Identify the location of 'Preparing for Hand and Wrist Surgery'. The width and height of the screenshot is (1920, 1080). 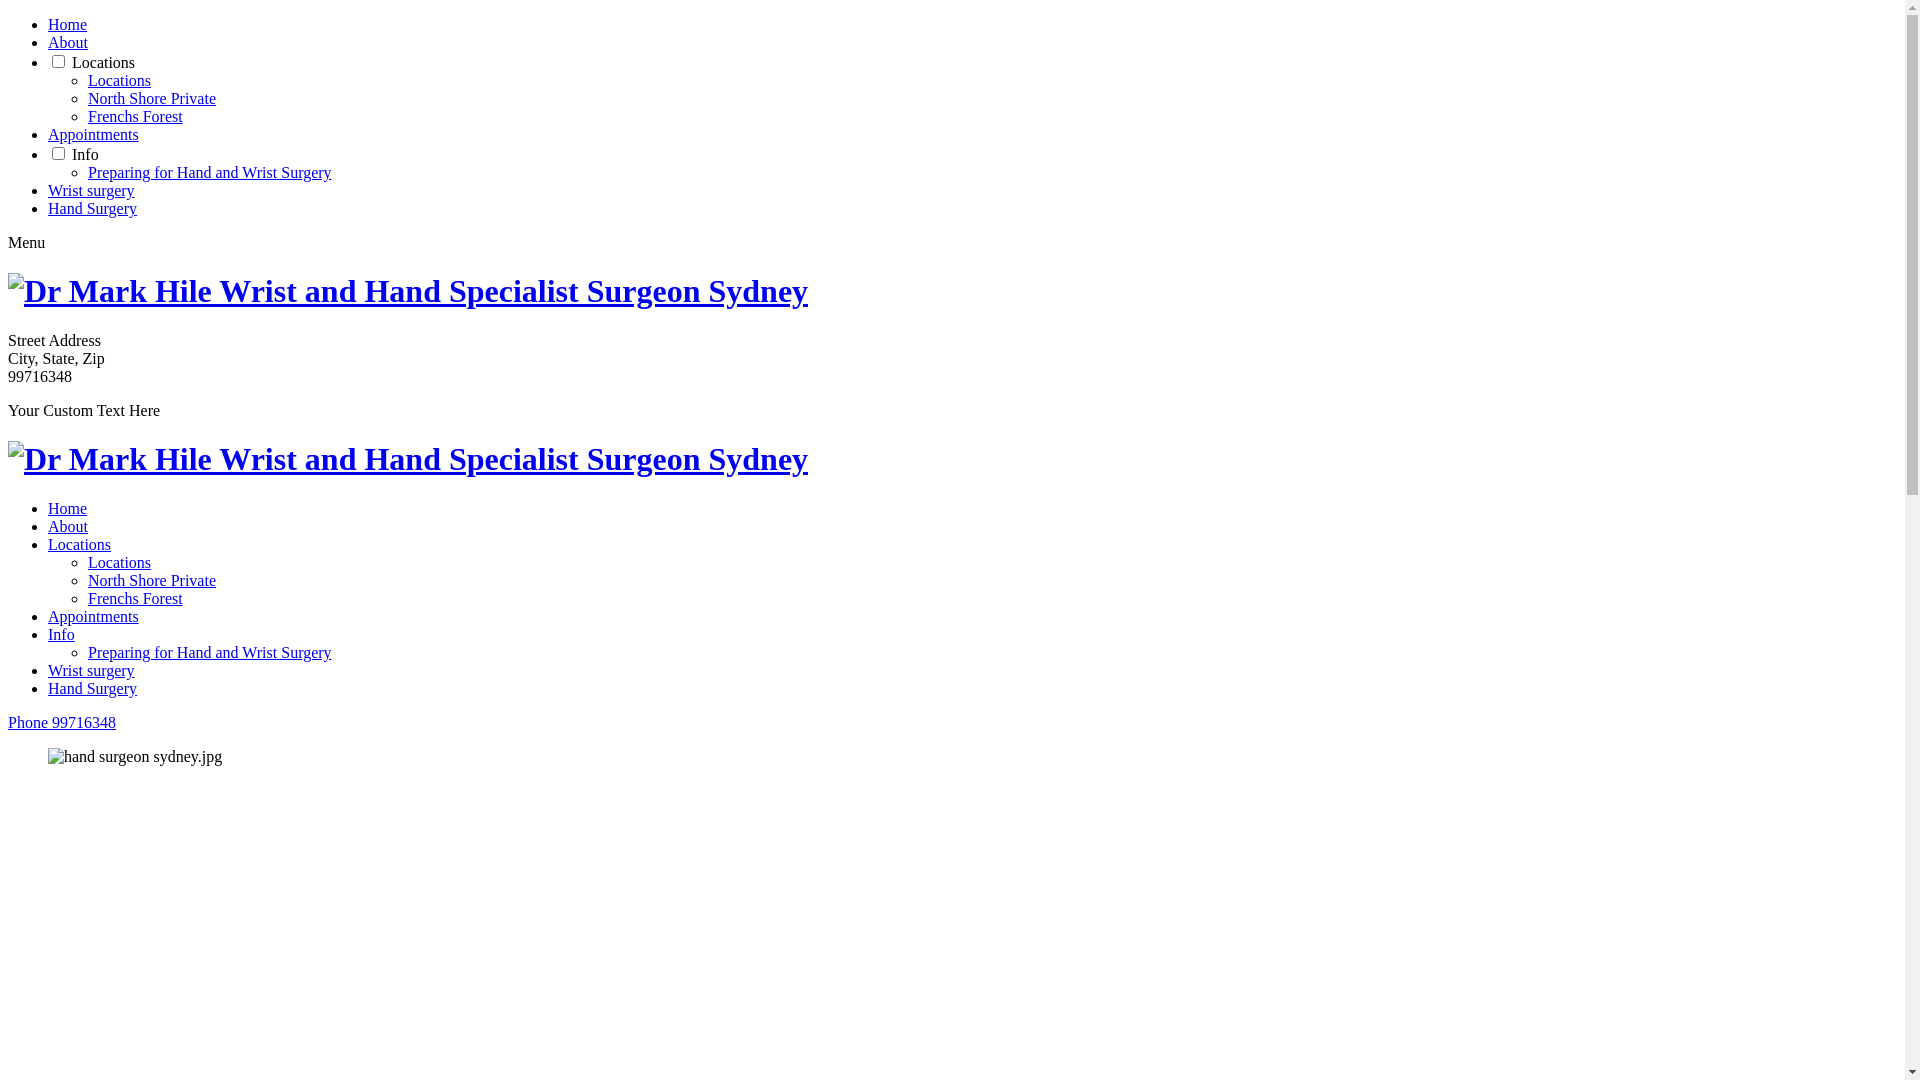
(86, 171).